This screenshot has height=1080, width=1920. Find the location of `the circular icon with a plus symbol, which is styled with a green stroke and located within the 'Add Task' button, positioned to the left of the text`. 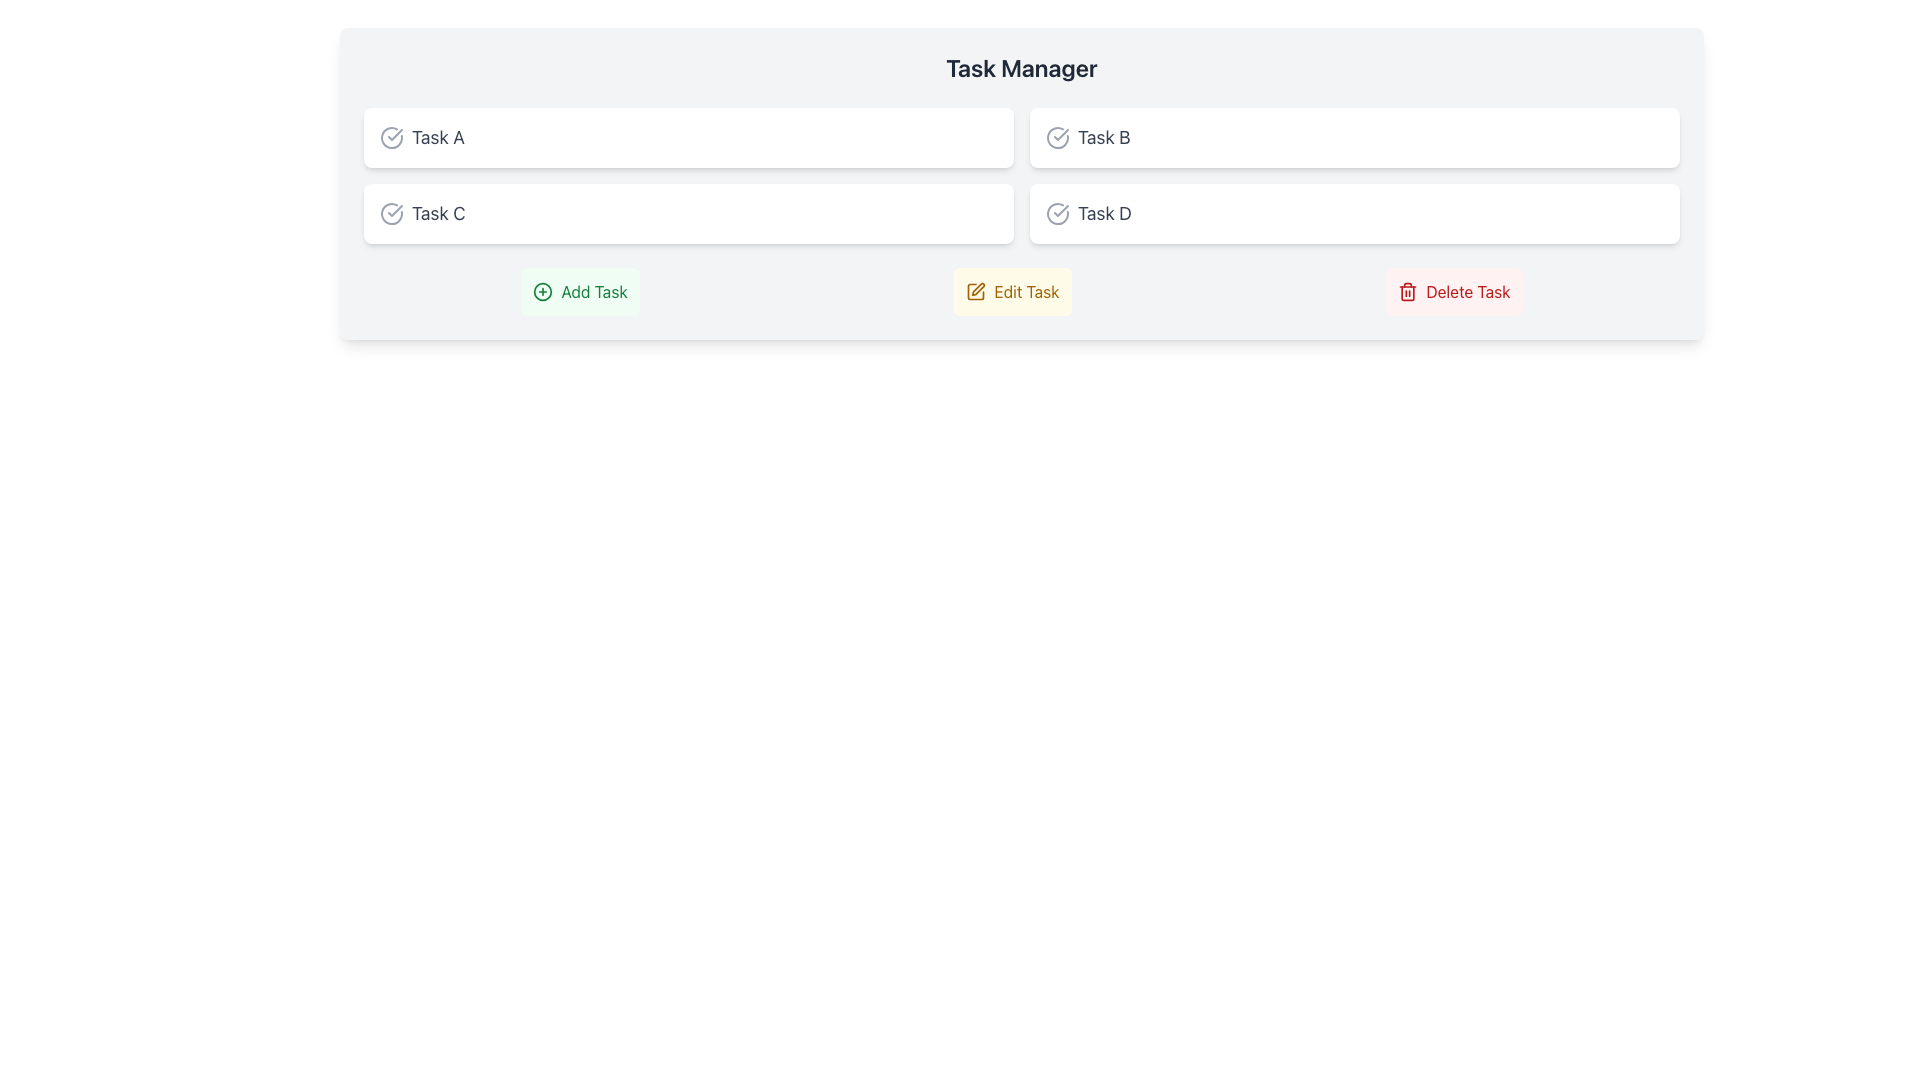

the circular icon with a plus symbol, which is styled with a green stroke and located within the 'Add Task' button, positioned to the left of the text is located at coordinates (543, 292).